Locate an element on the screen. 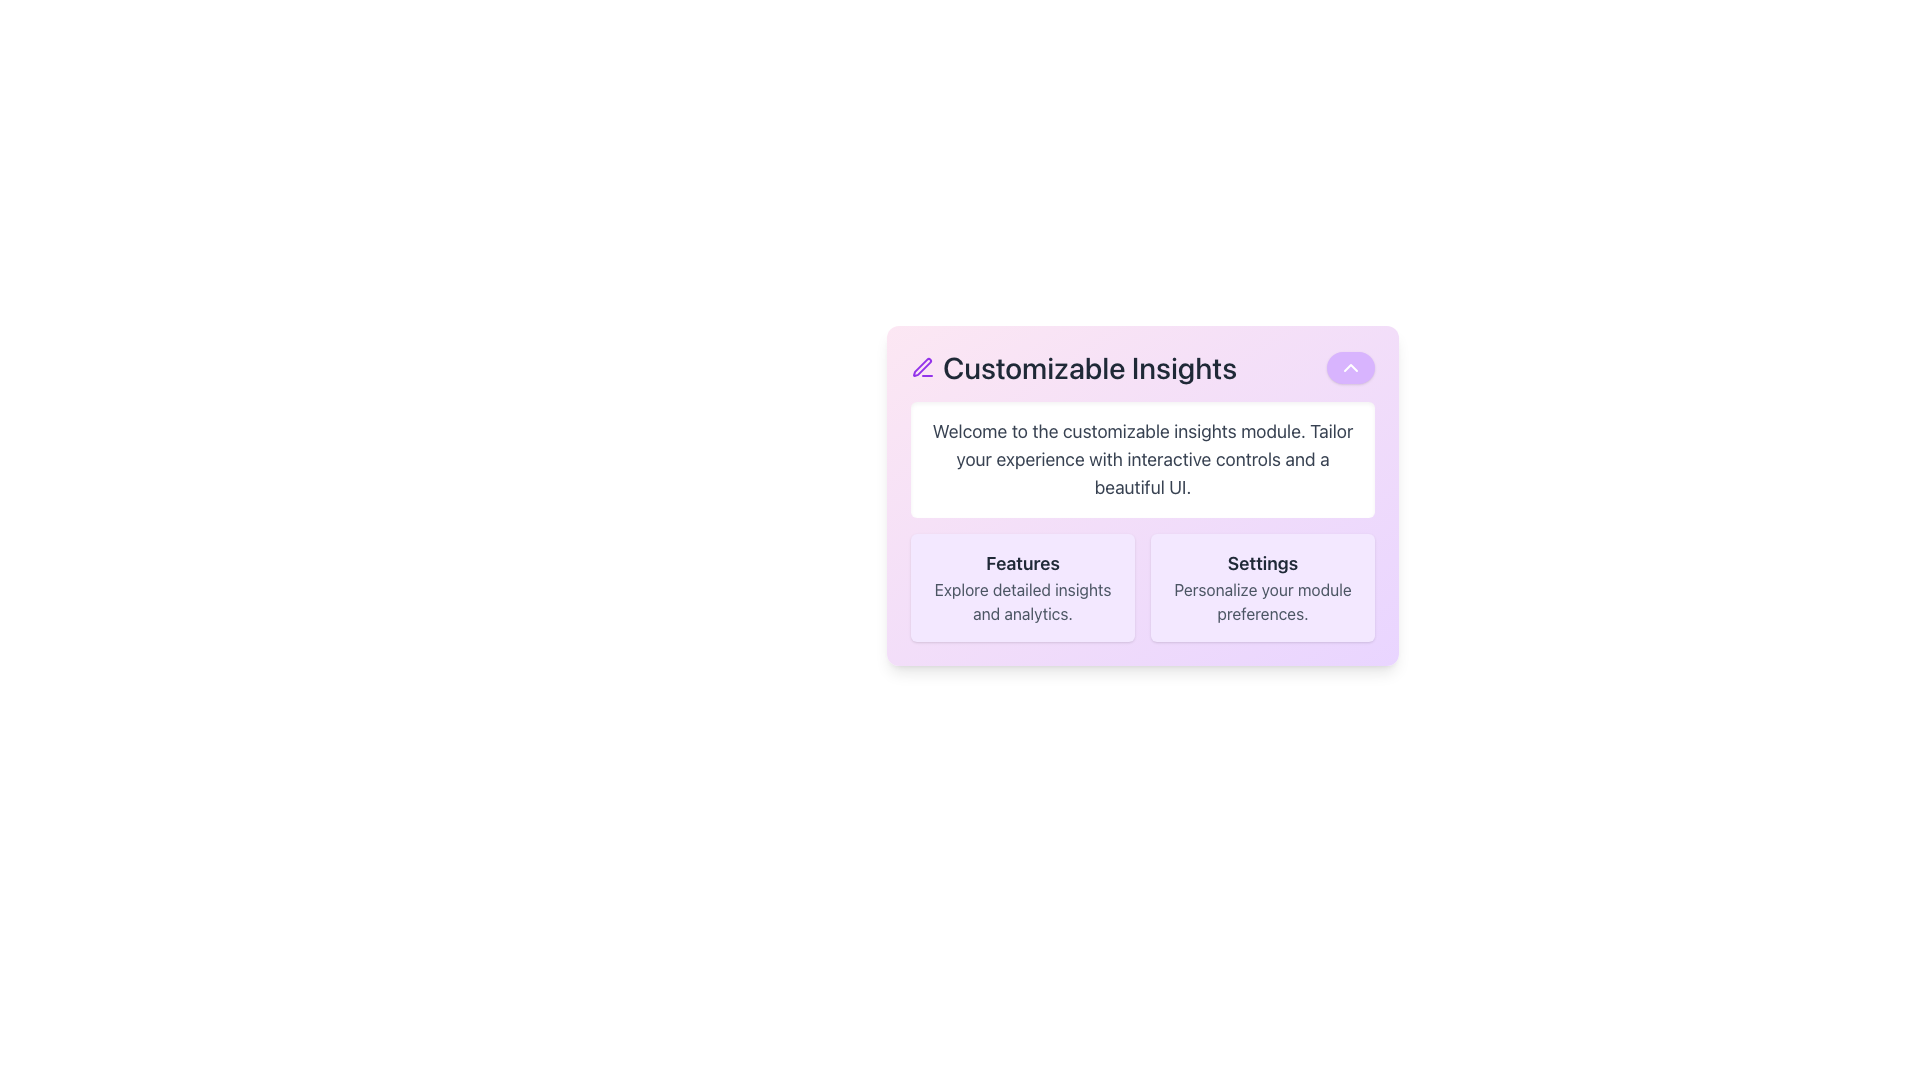 This screenshot has height=1080, width=1920. the decorative icon associated with 'Customizable Insights', located at the leftmost part of the title section of the card is located at coordinates (921, 367).